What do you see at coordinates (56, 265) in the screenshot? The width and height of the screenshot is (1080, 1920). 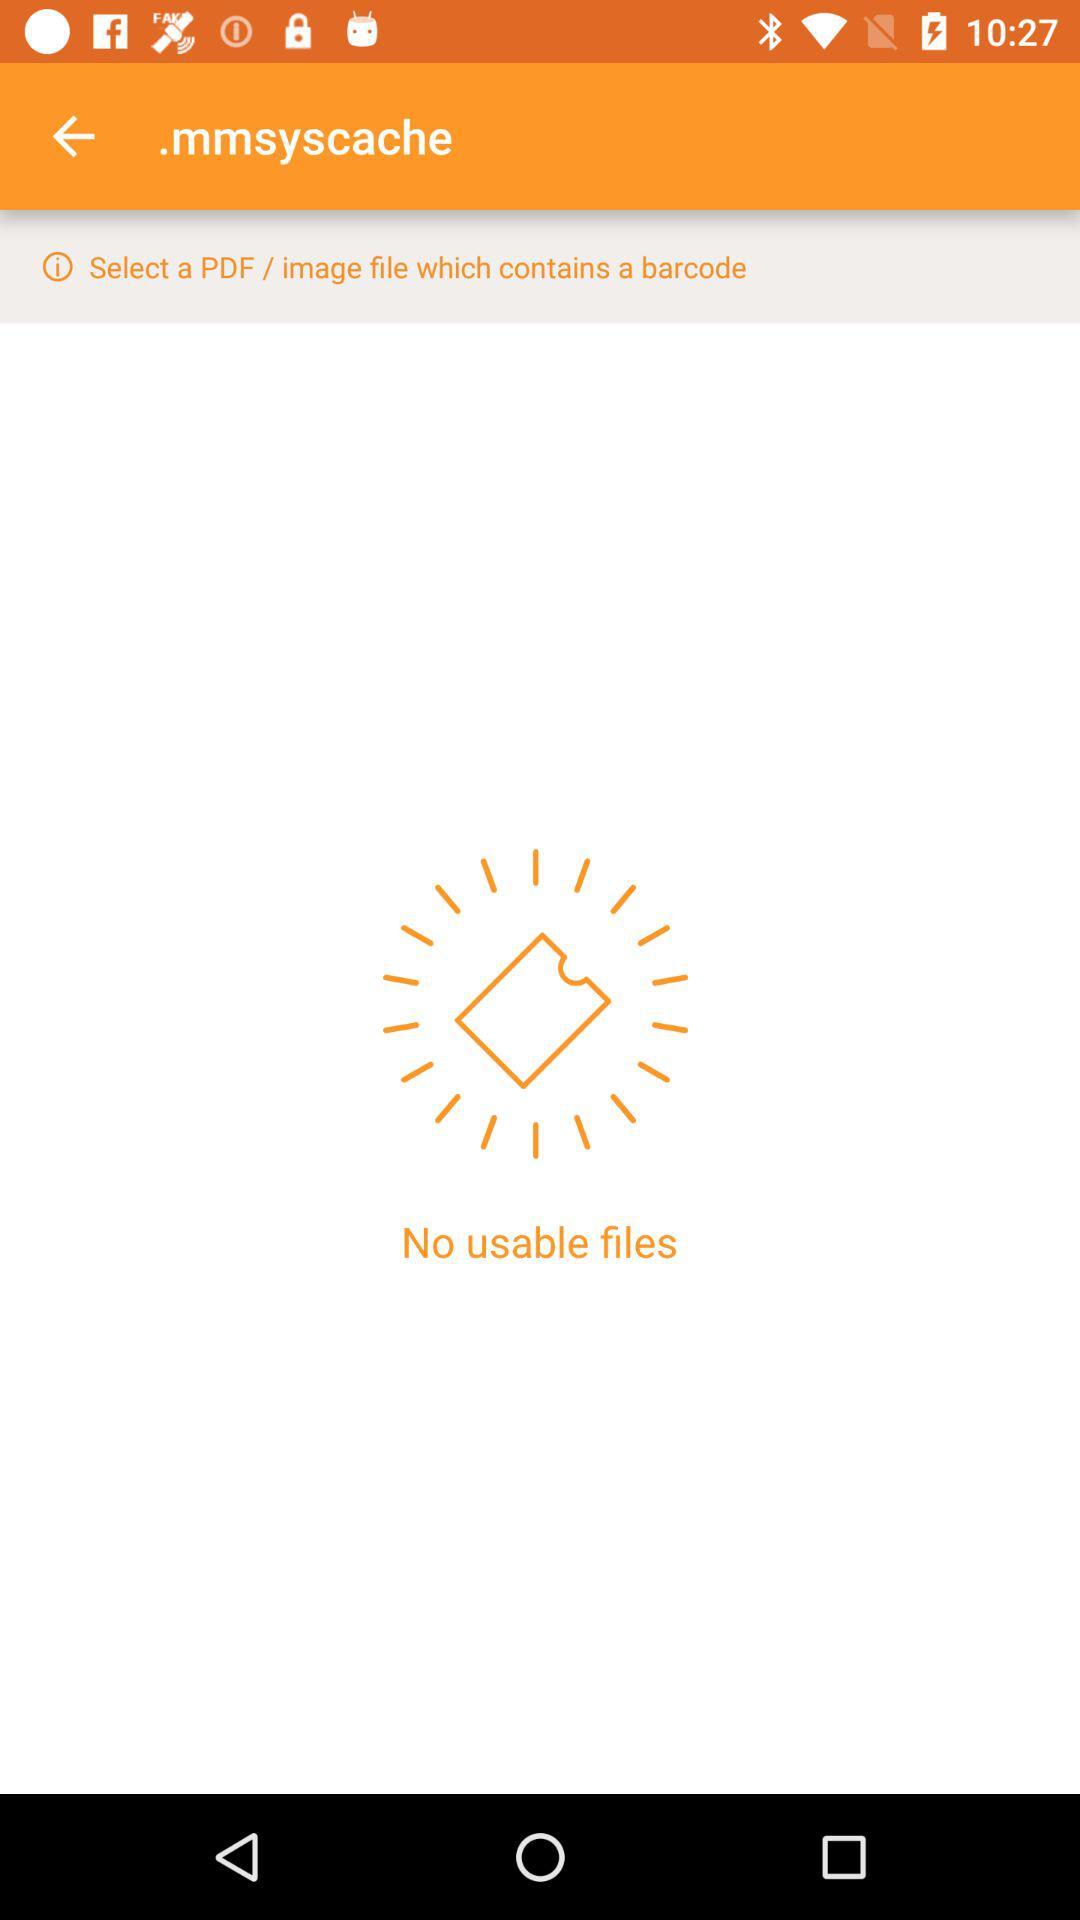 I see `the icon which is left side of the select a pdf  image file which contains a barcode` at bounding box center [56, 265].